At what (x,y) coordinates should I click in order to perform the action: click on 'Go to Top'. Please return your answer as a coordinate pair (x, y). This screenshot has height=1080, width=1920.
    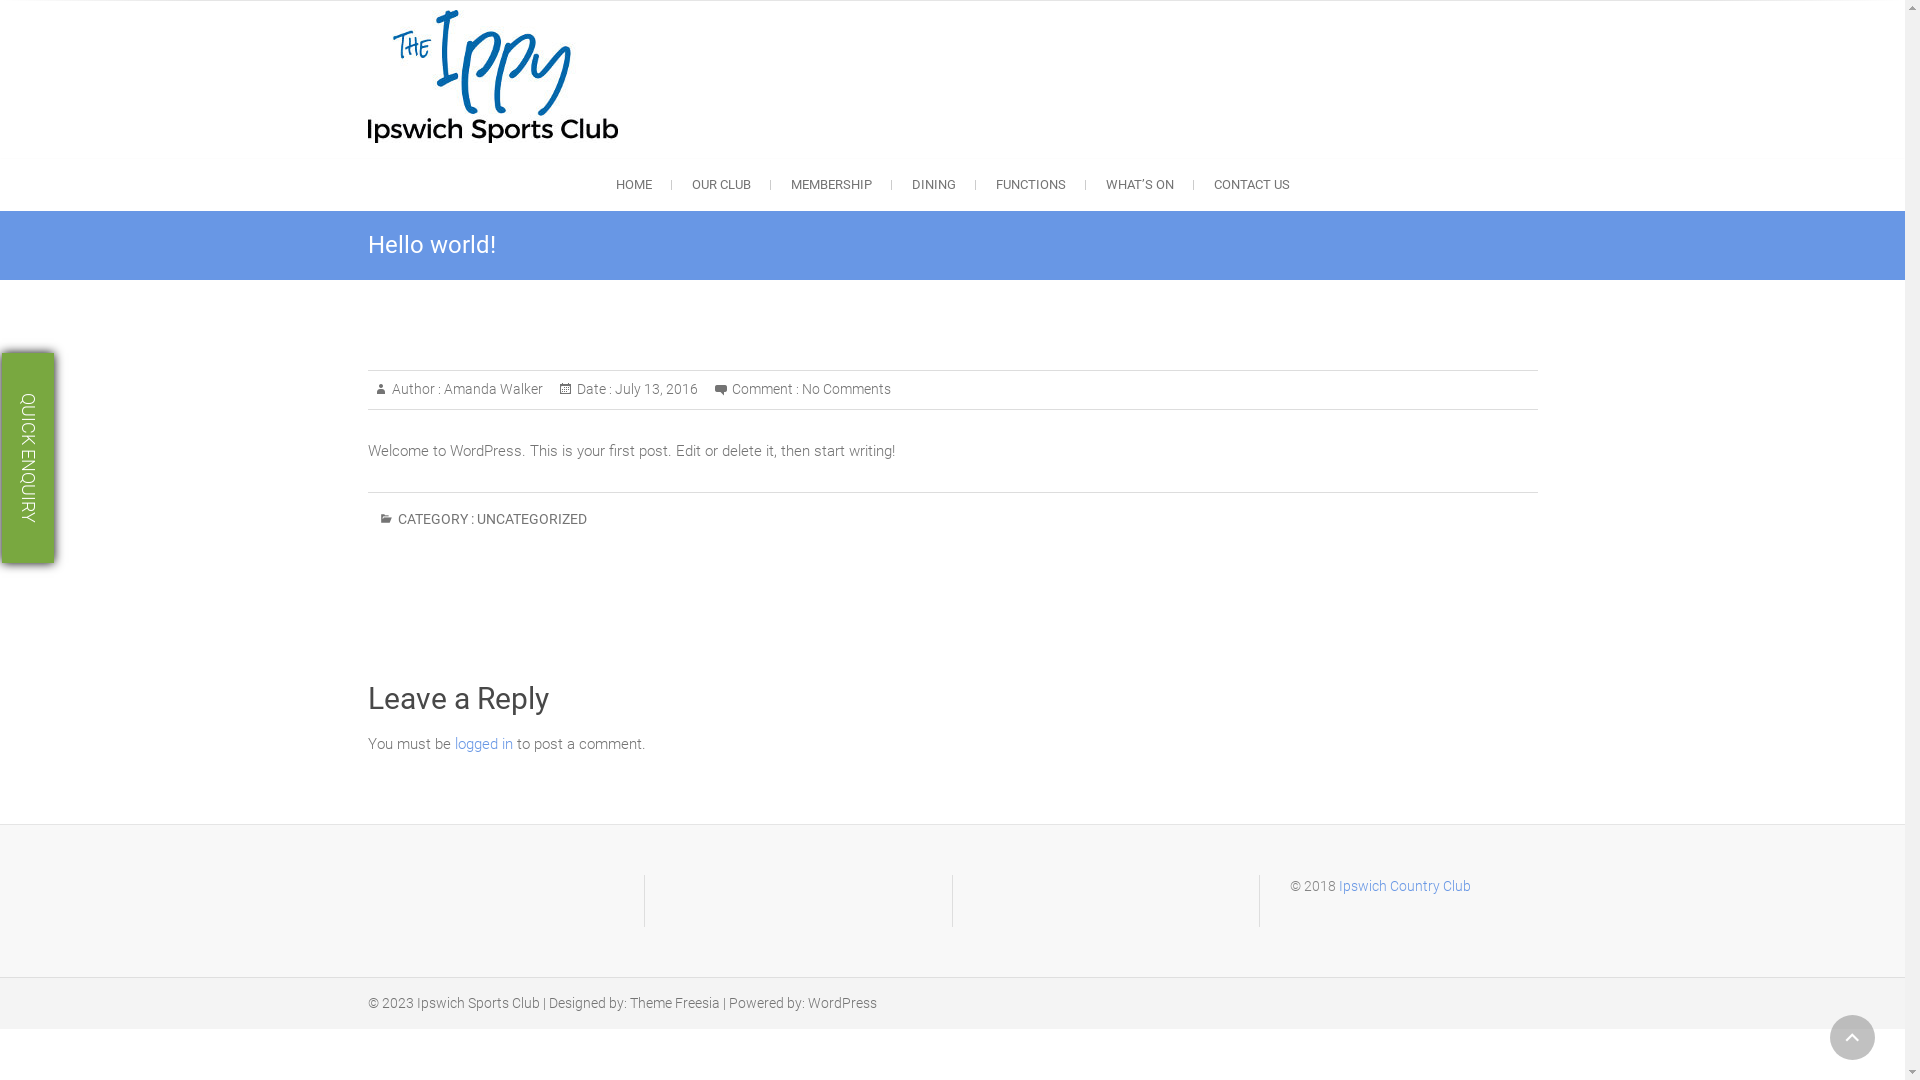
    Looking at the image, I should click on (1851, 1036).